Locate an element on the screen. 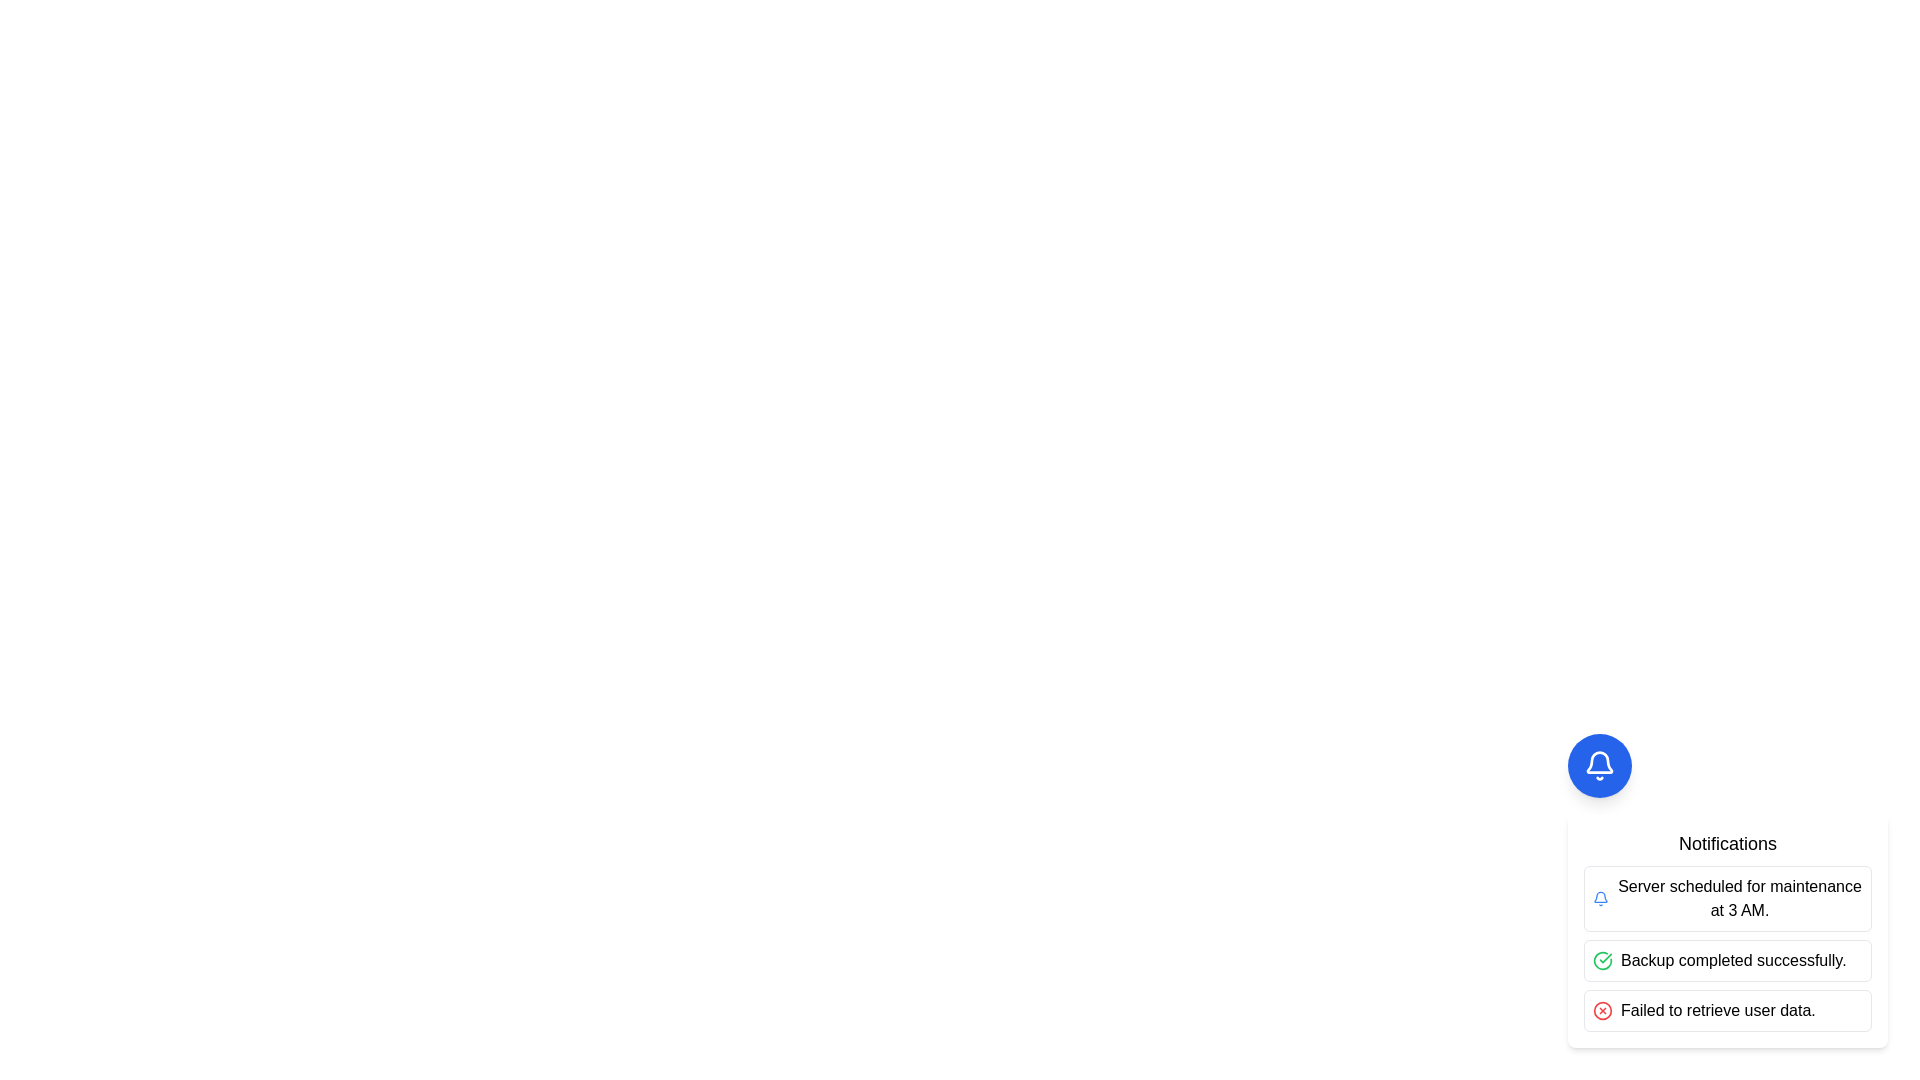  the text label that reads 'Failed to retrieve user data.' within the notification panel is located at coordinates (1717, 1010).